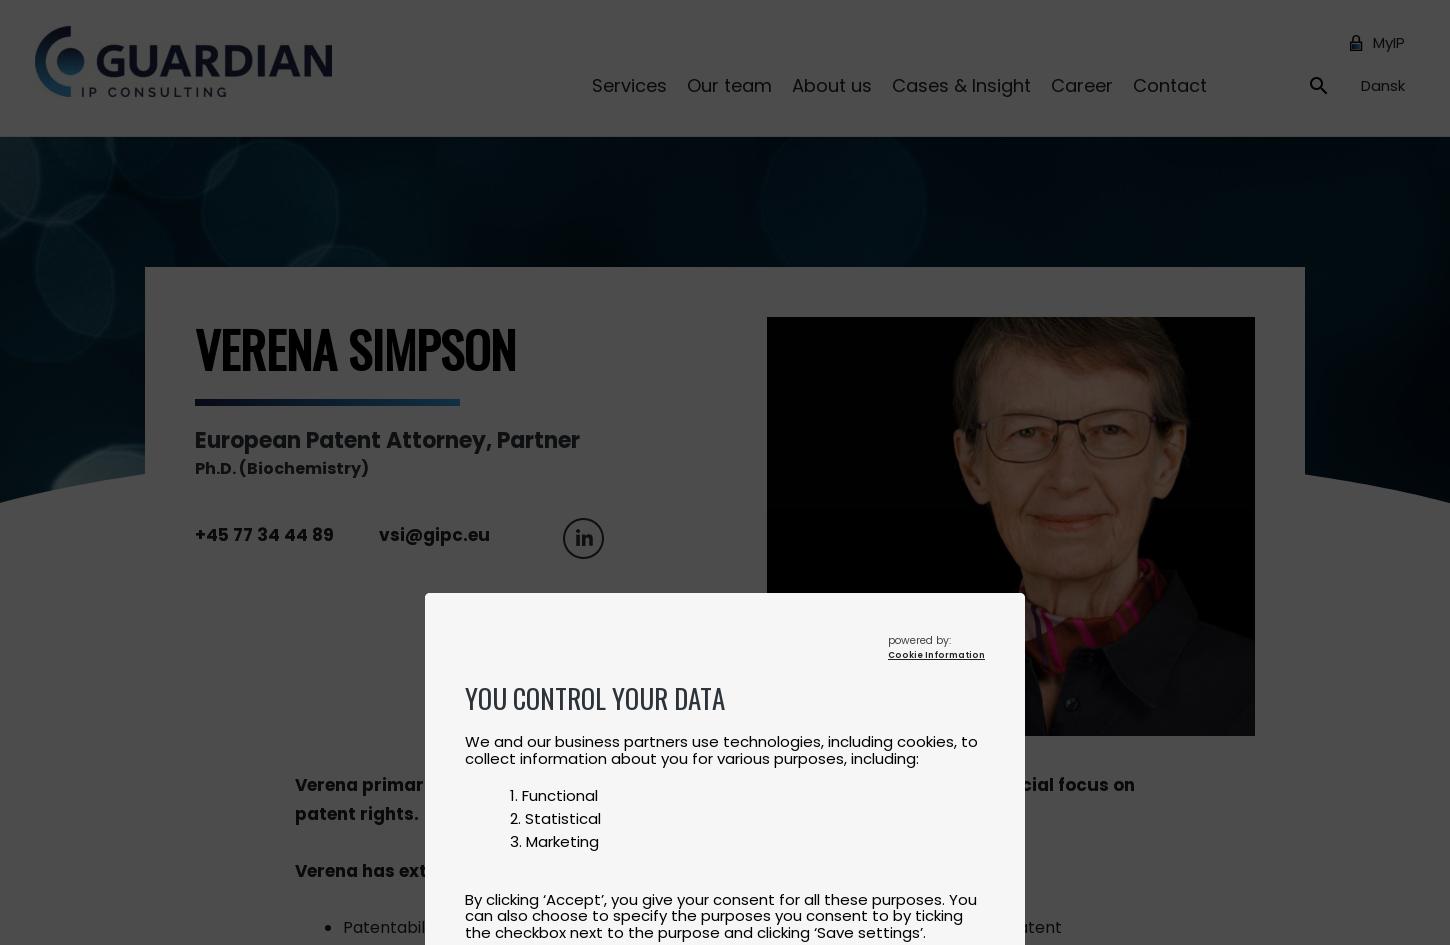 The width and height of the screenshot is (1450, 945). I want to click on 'vsi@gipc.eu', so click(377, 533).